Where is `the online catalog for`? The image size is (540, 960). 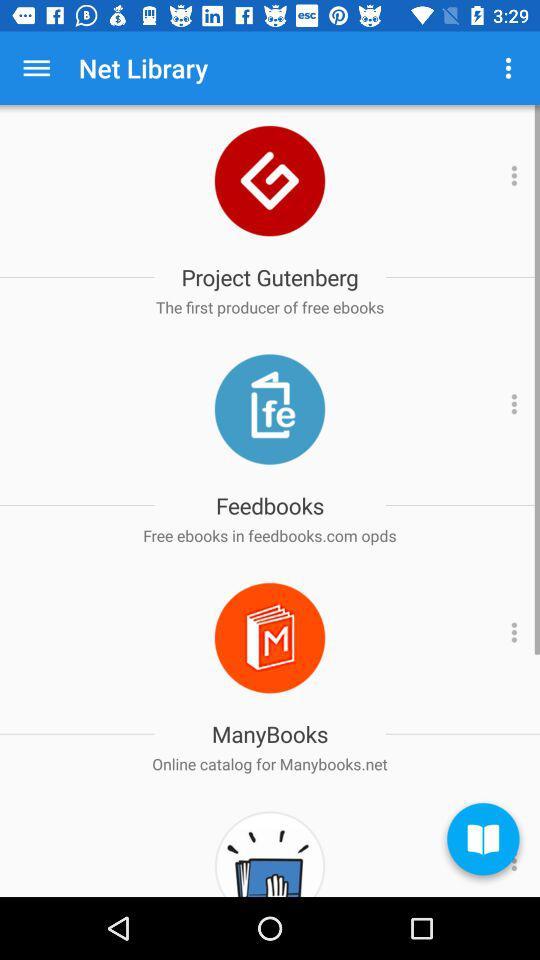
the online catalog for is located at coordinates (270, 763).